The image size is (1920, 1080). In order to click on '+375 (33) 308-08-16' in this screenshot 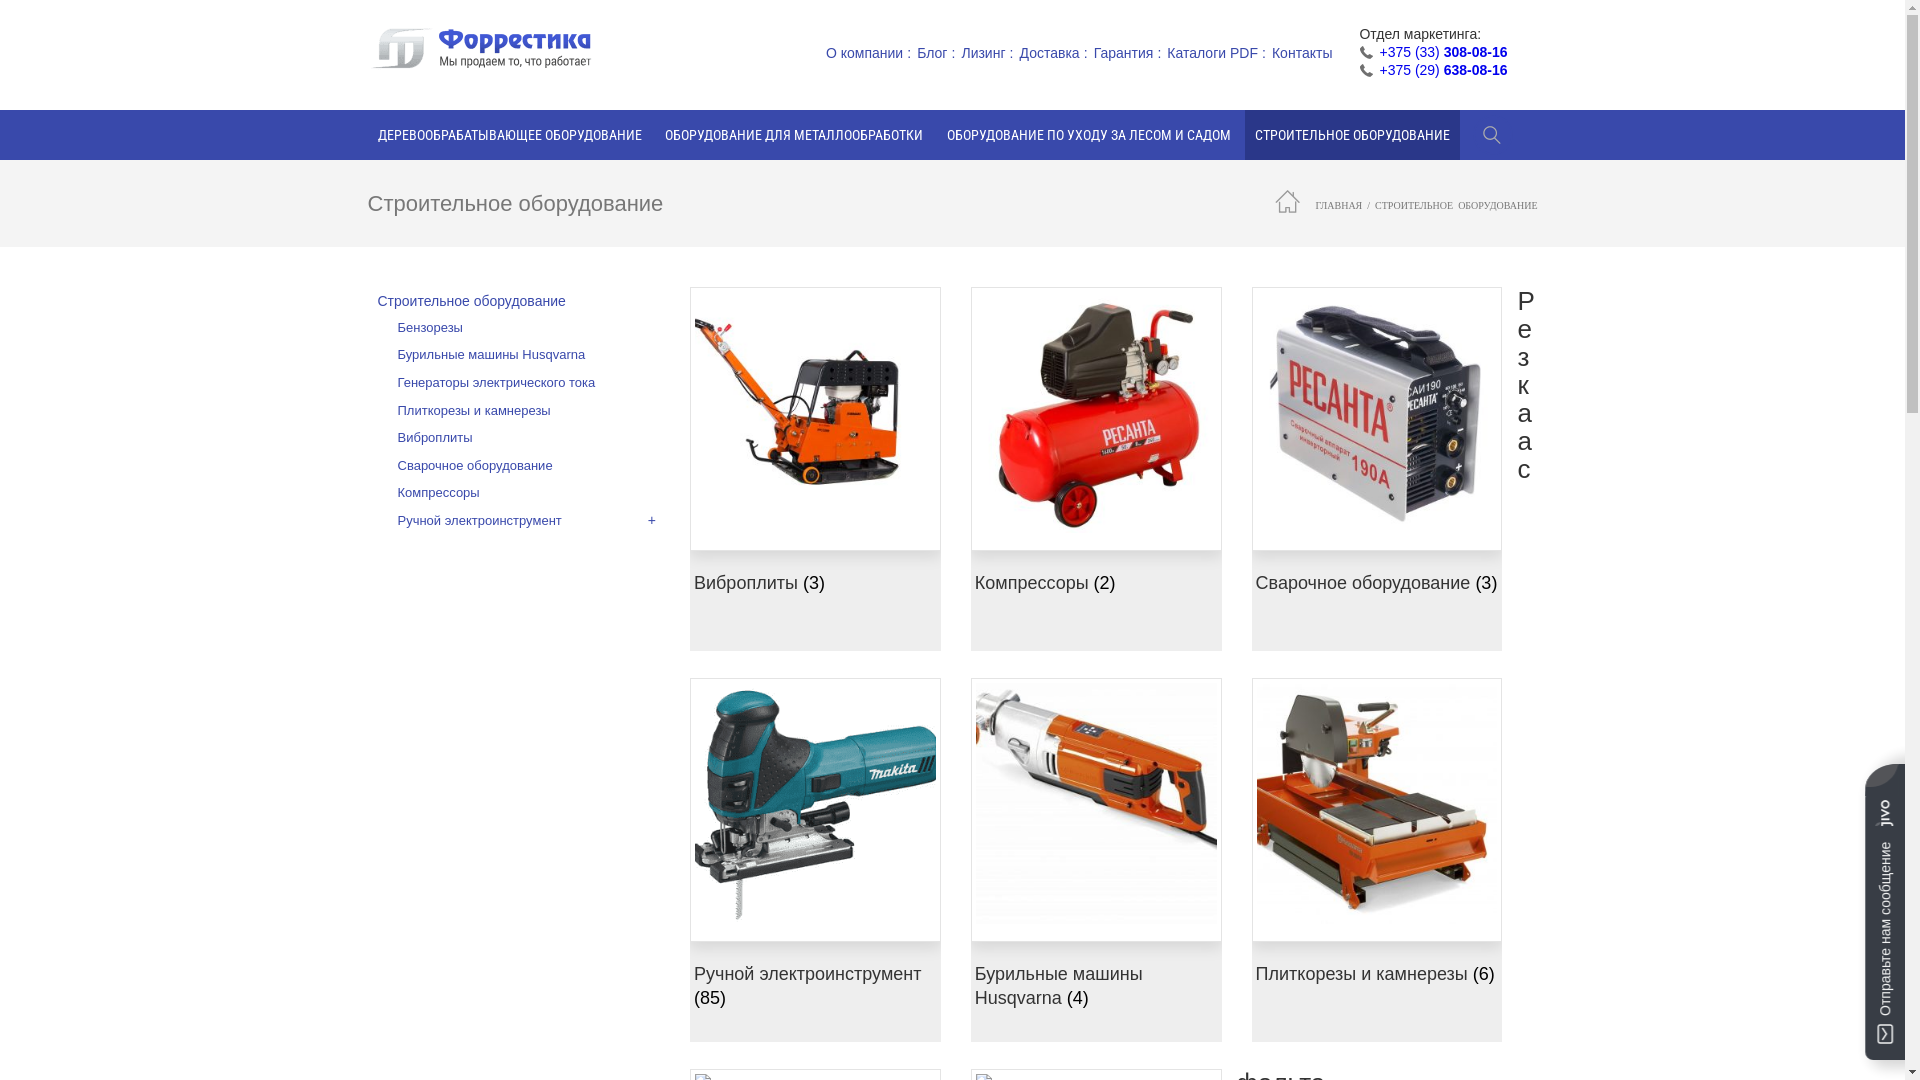, I will do `click(1443, 50)`.